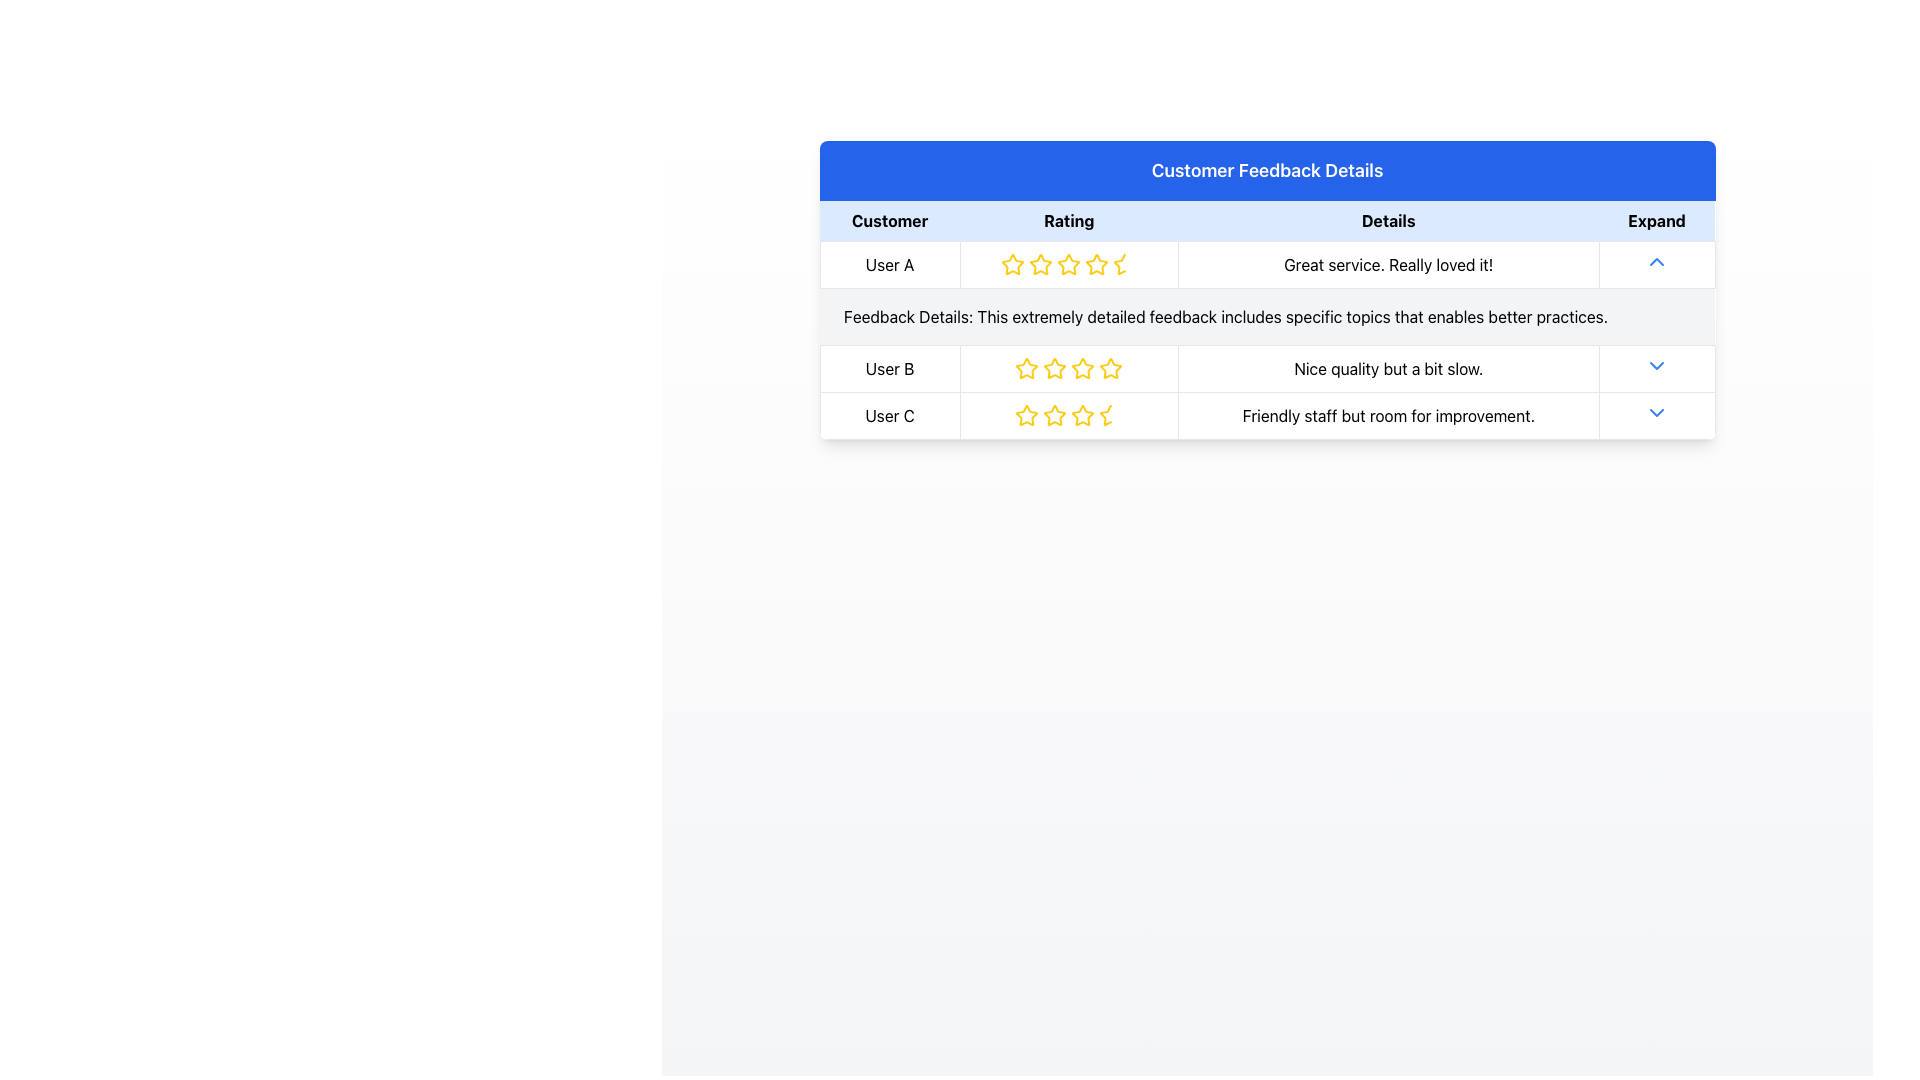 The image size is (1920, 1080). I want to click on the third star icon in the rating column of the 'Customer Feedback Details' table associated with 'User B', so click(1082, 368).